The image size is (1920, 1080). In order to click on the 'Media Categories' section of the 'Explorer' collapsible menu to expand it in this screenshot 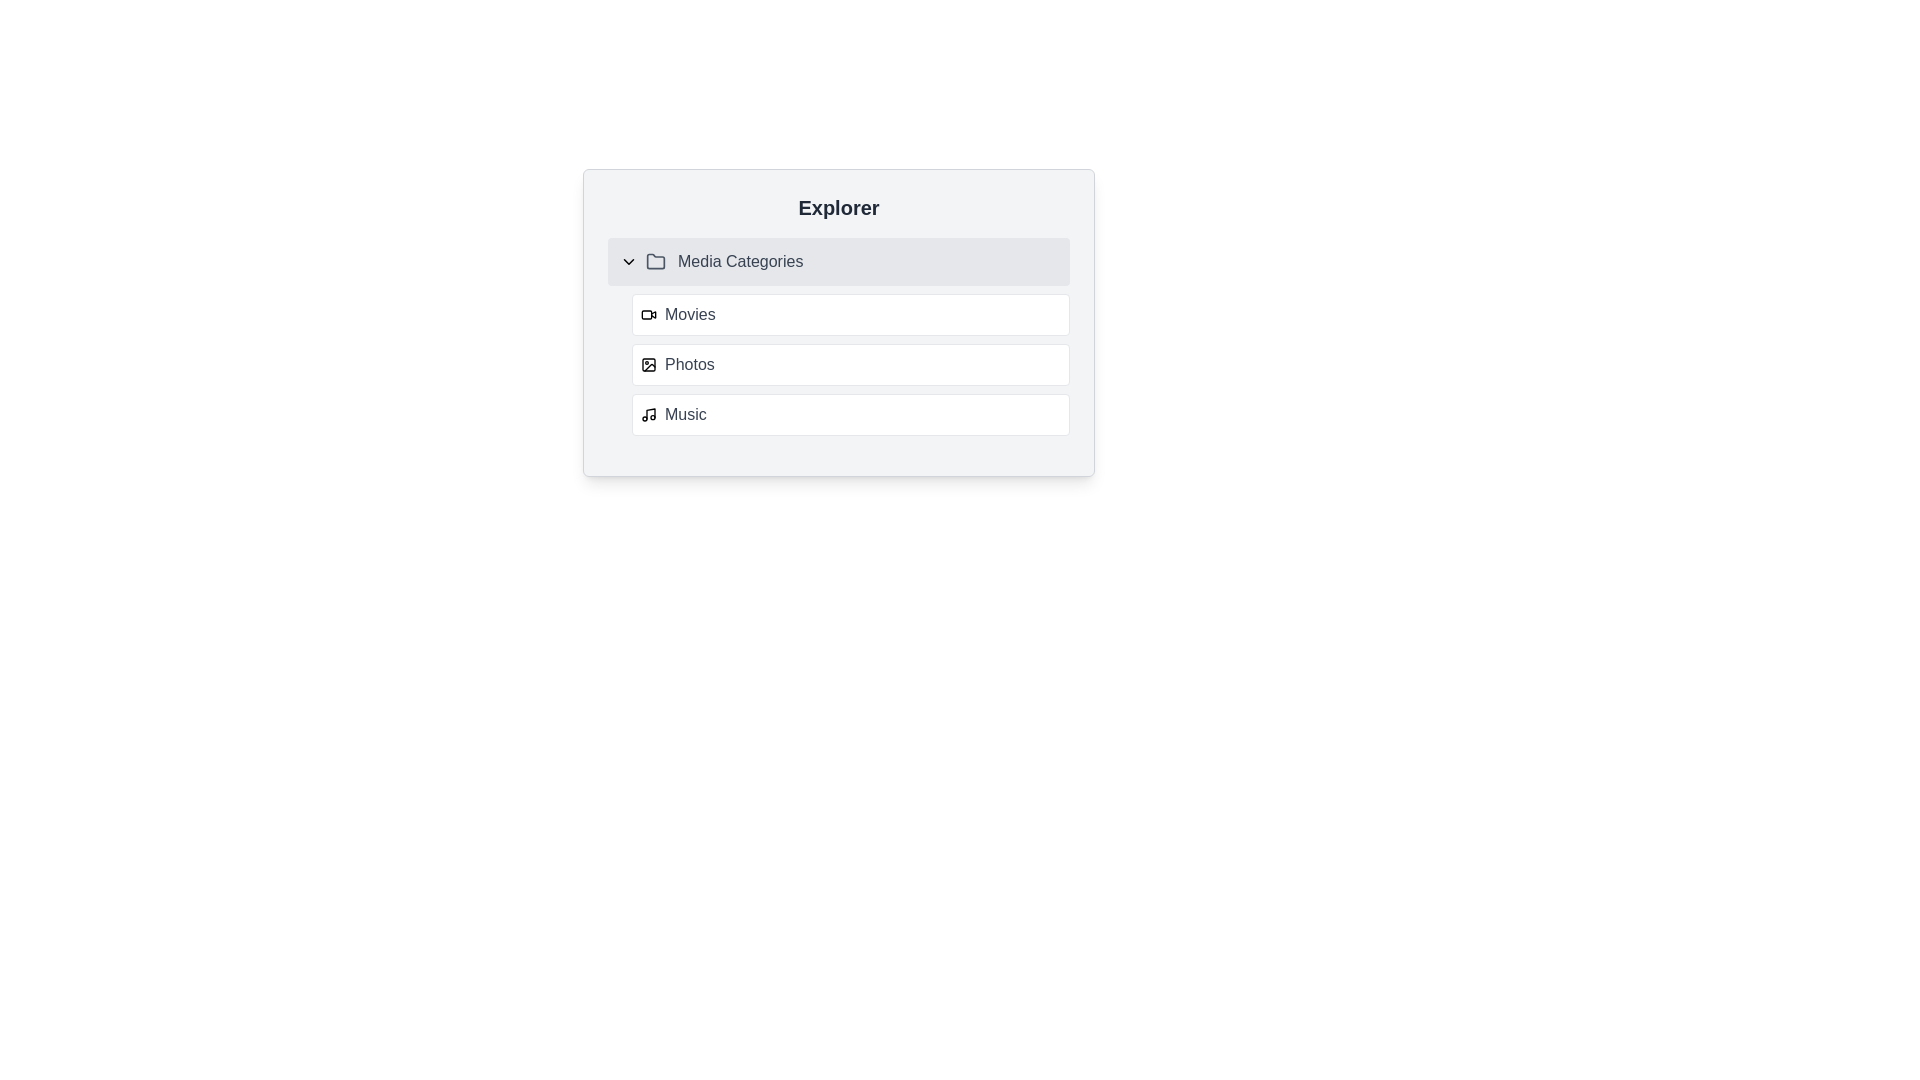, I will do `click(839, 322)`.